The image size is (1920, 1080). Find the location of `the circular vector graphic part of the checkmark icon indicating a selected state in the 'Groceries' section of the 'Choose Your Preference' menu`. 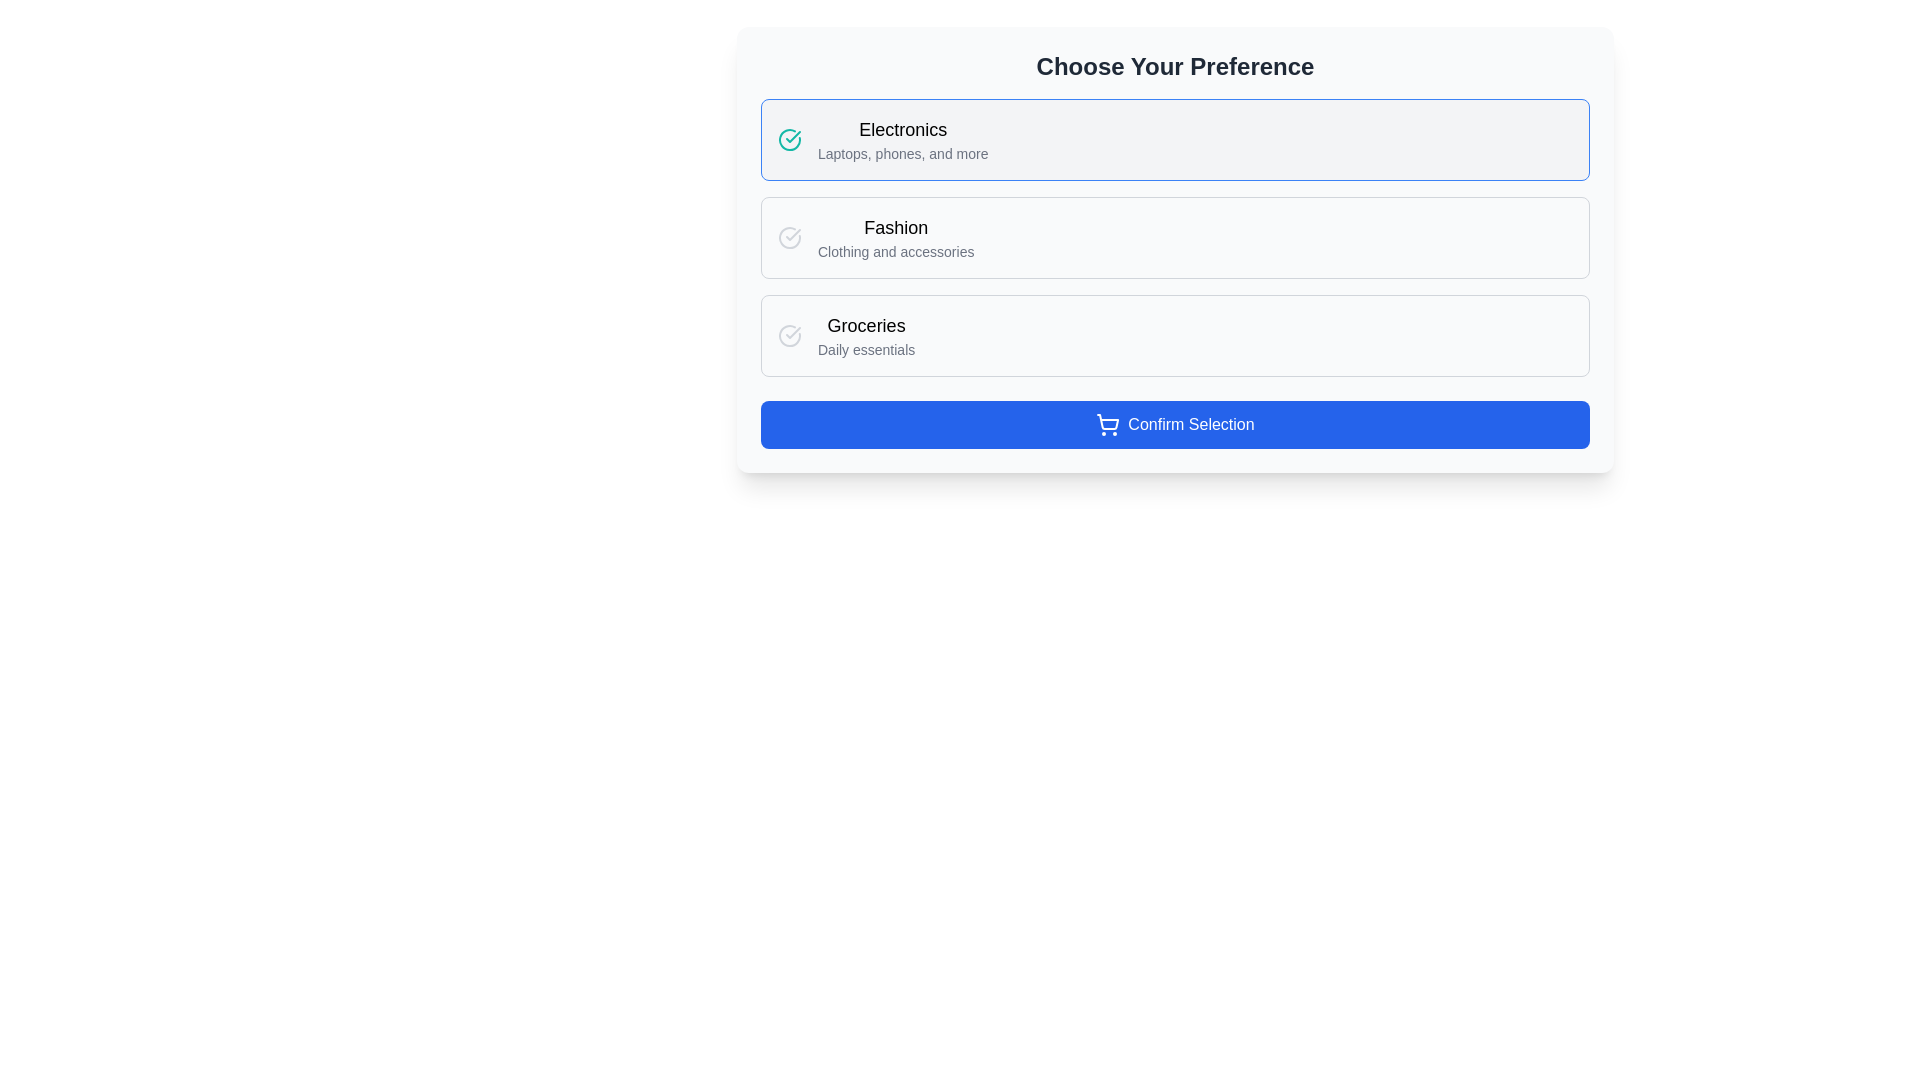

the circular vector graphic part of the checkmark icon indicating a selected state in the 'Groceries' section of the 'Choose Your Preference' menu is located at coordinates (789, 334).